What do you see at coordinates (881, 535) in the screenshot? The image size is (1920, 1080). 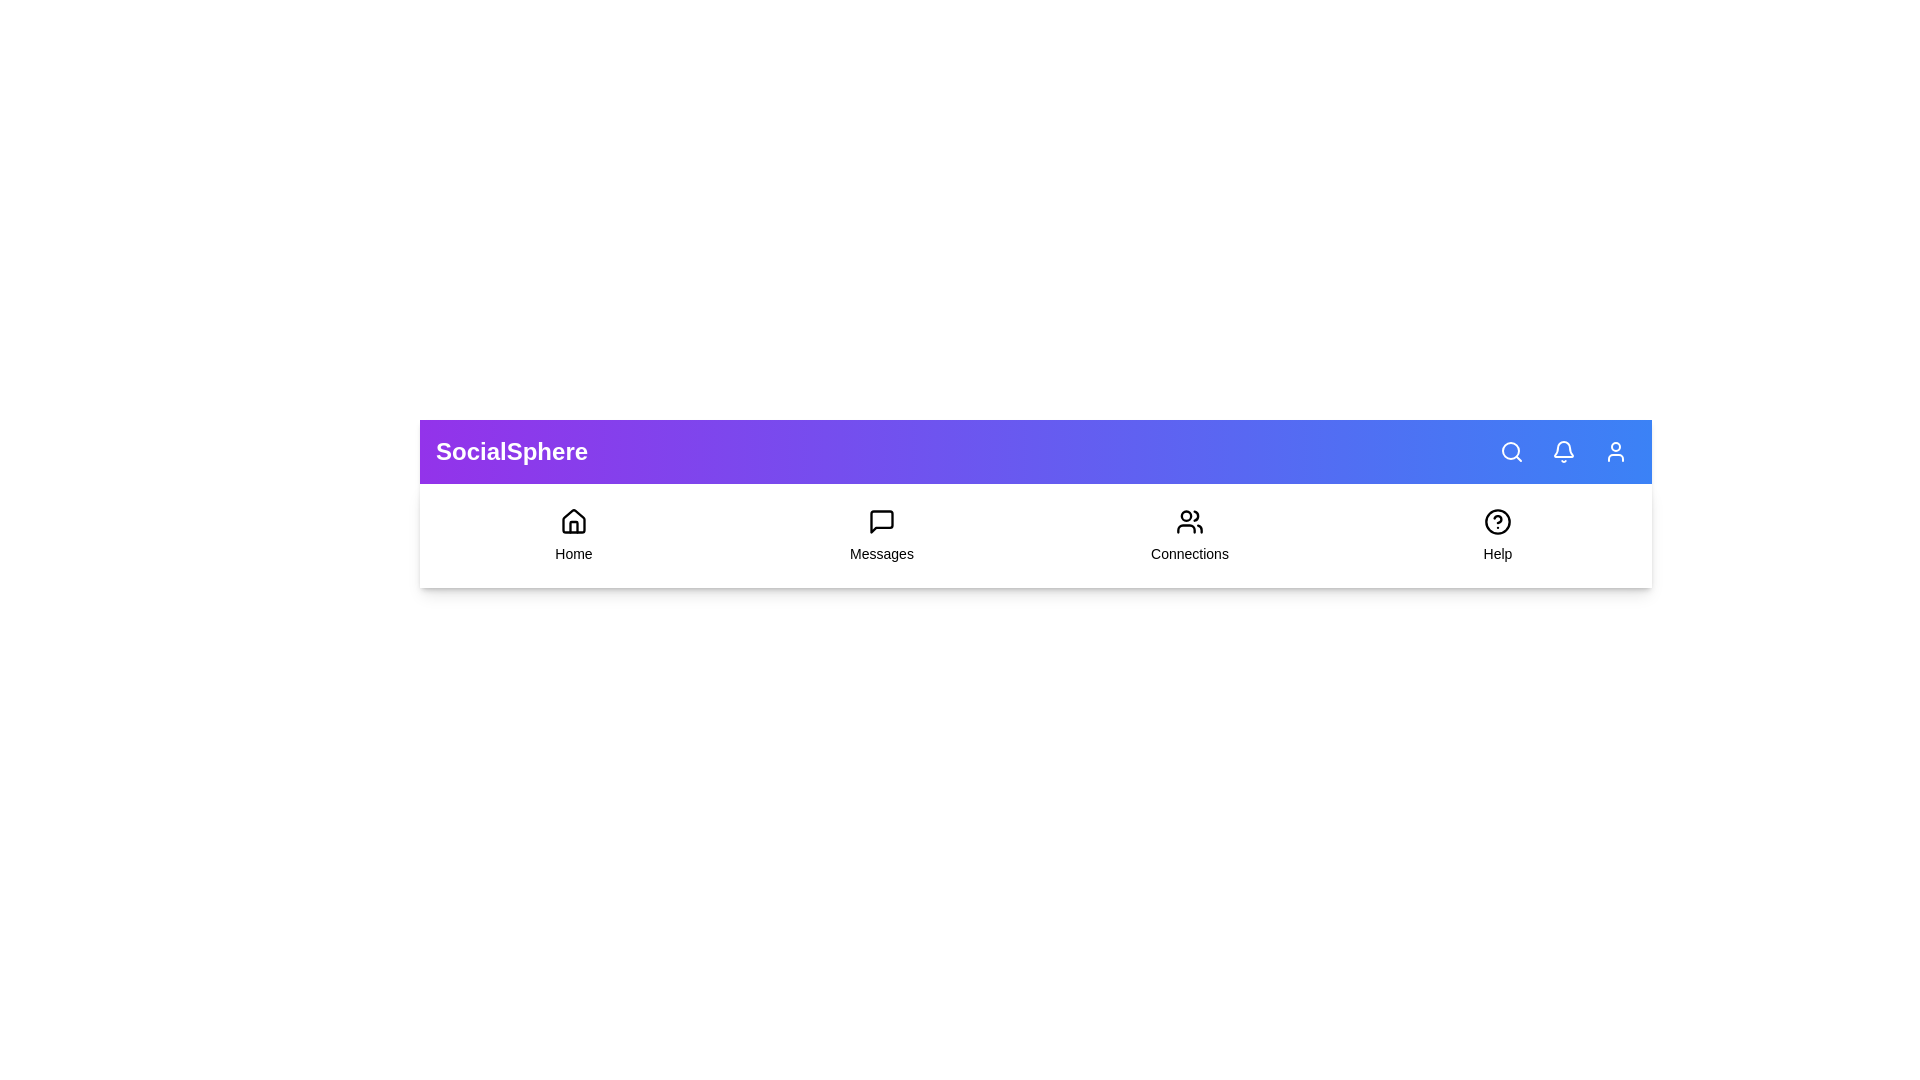 I see `the Messages menu item` at bounding box center [881, 535].